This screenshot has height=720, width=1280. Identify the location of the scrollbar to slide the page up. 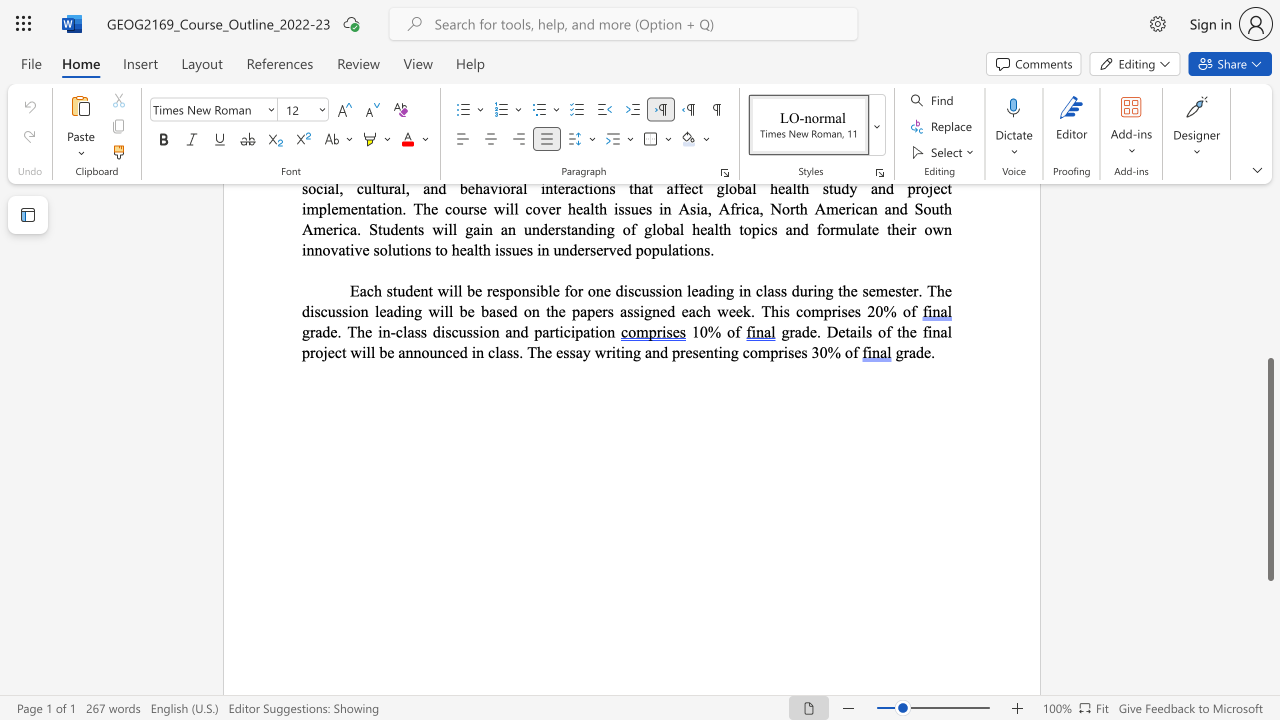
(1269, 220).